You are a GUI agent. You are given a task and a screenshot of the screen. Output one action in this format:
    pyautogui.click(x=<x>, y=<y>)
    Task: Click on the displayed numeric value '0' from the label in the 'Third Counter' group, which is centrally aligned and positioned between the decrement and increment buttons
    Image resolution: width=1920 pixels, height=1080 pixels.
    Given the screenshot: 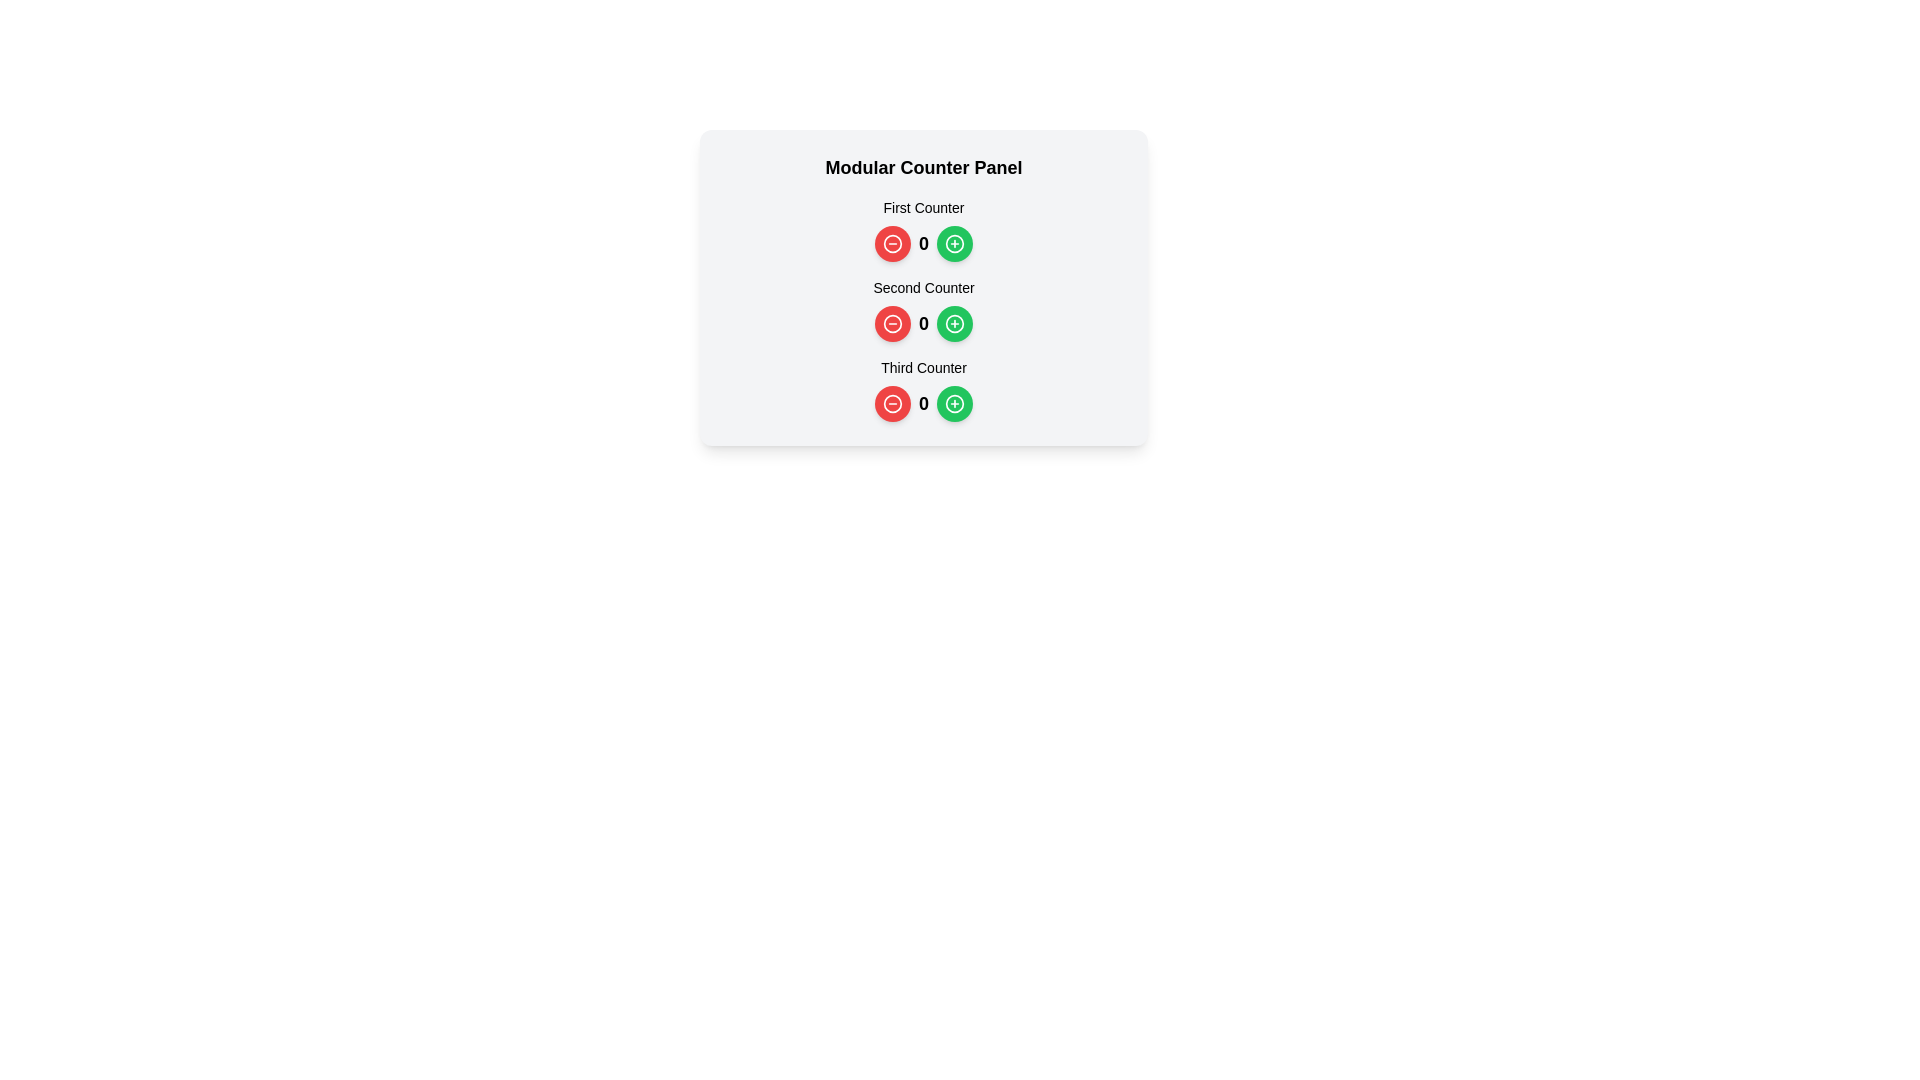 What is the action you would take?
    pyautogui.click(x=923, y=404)
    